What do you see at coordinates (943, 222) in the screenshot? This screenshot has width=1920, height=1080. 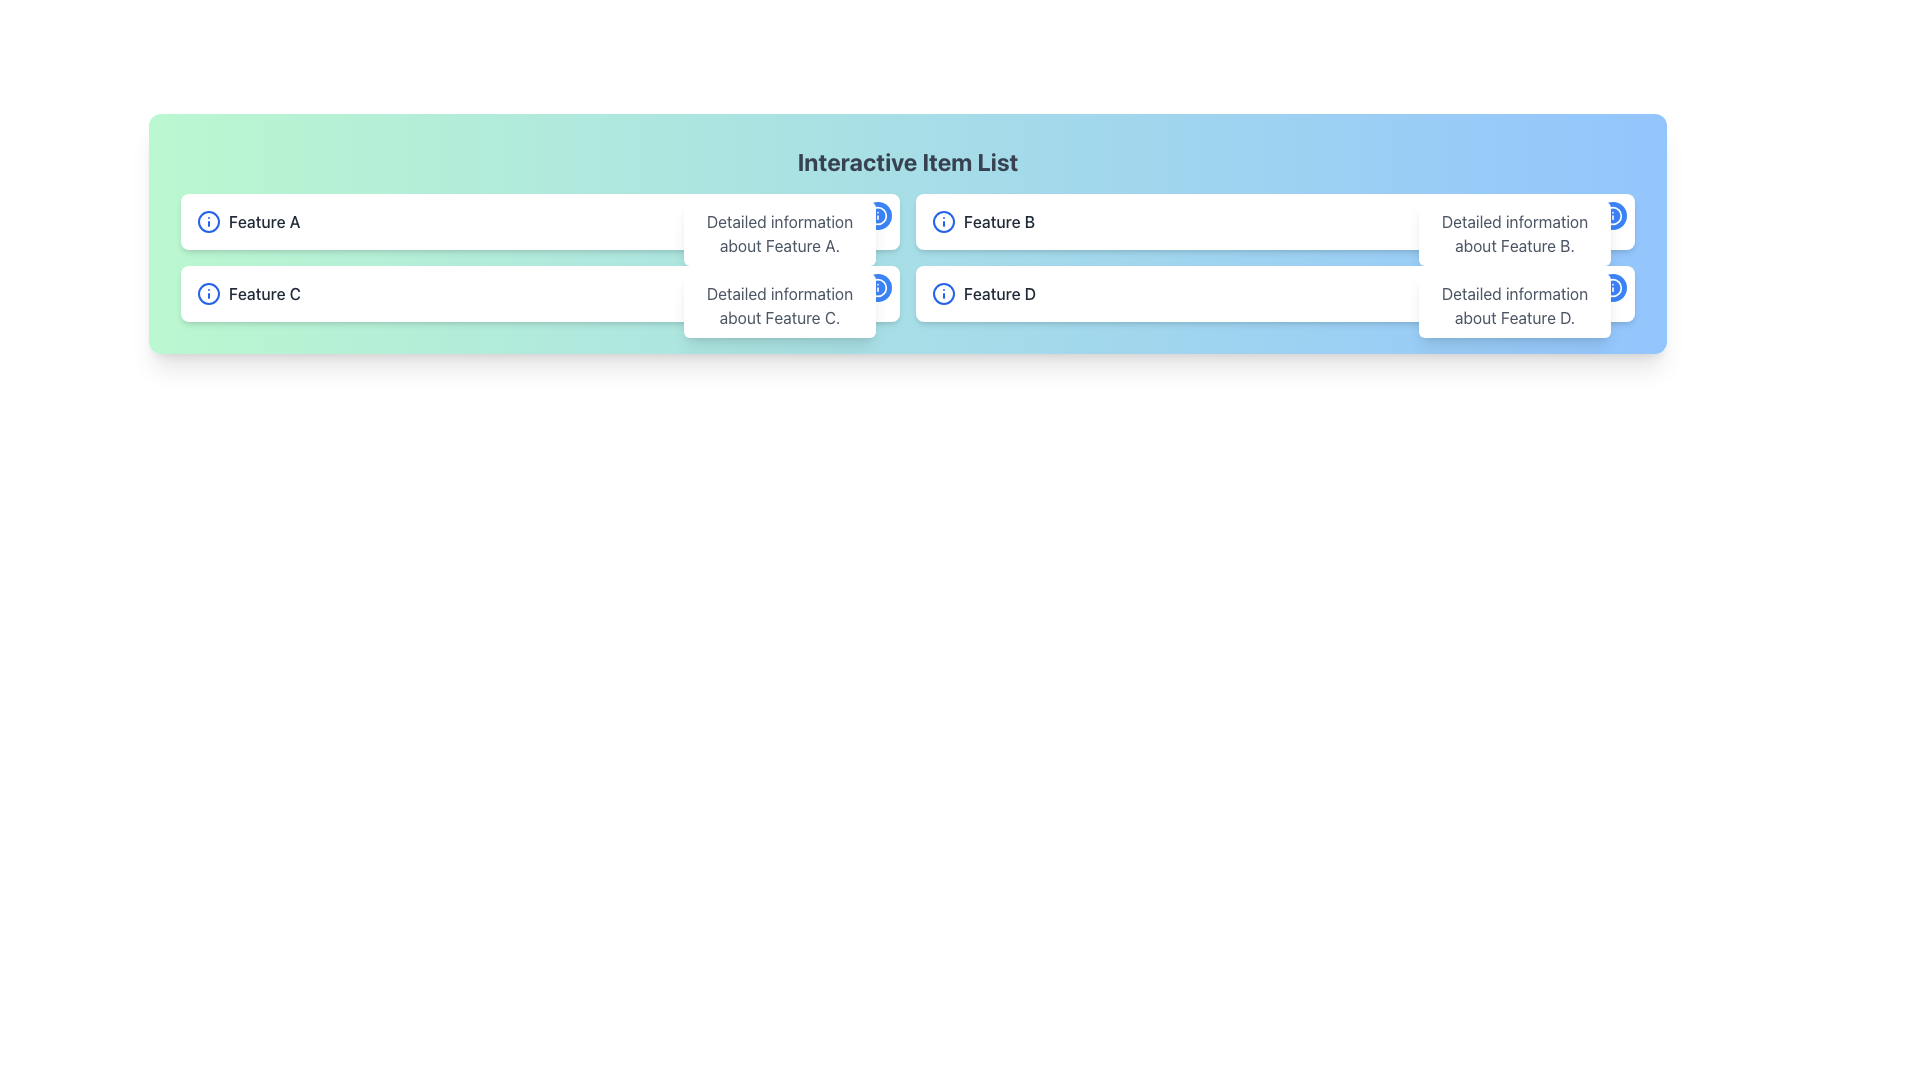 I see `the circular blue-bordered icon with a lowercase 'i' that is located to the immediate left of 'Feature B' text on the second row of the list, as it serves as an information indicator` at bounding box center [943, 222].